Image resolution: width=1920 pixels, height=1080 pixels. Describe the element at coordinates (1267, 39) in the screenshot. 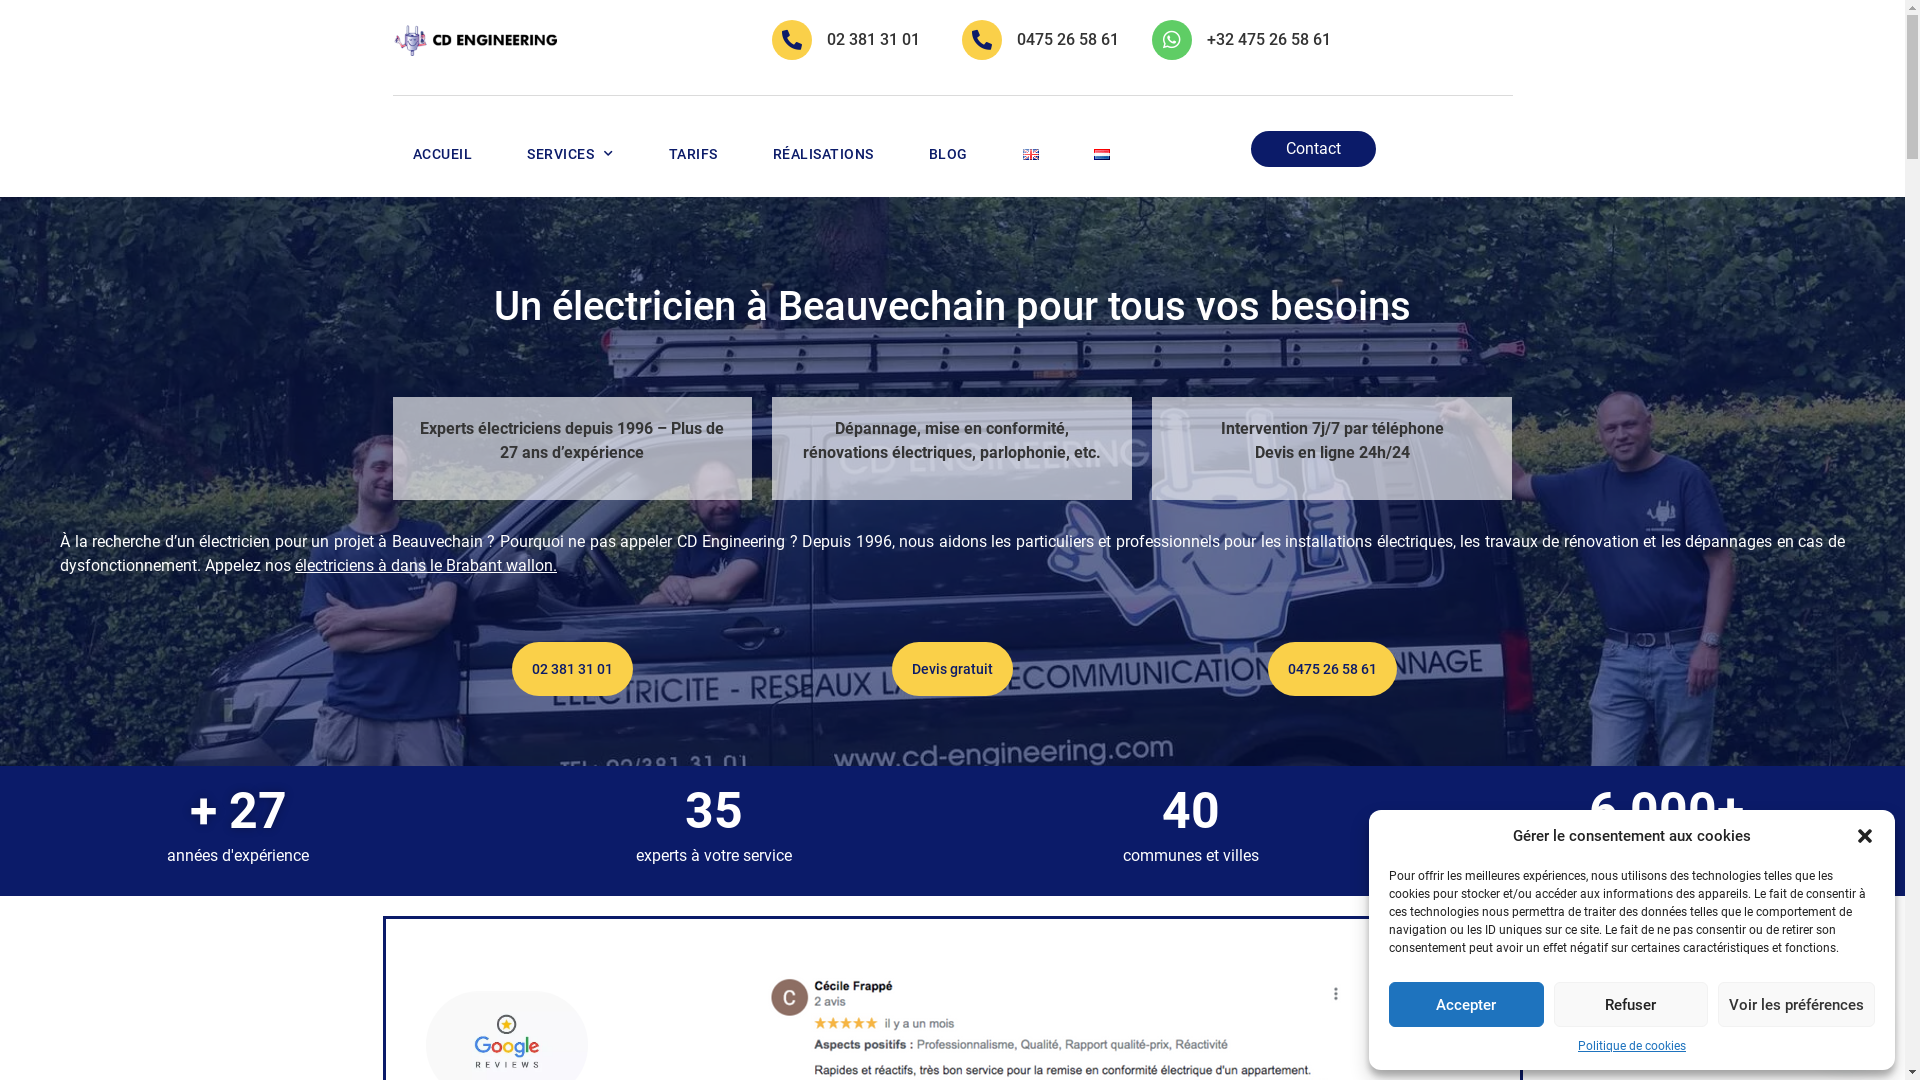

I see `'+32 475 26 58 61'` at that location.